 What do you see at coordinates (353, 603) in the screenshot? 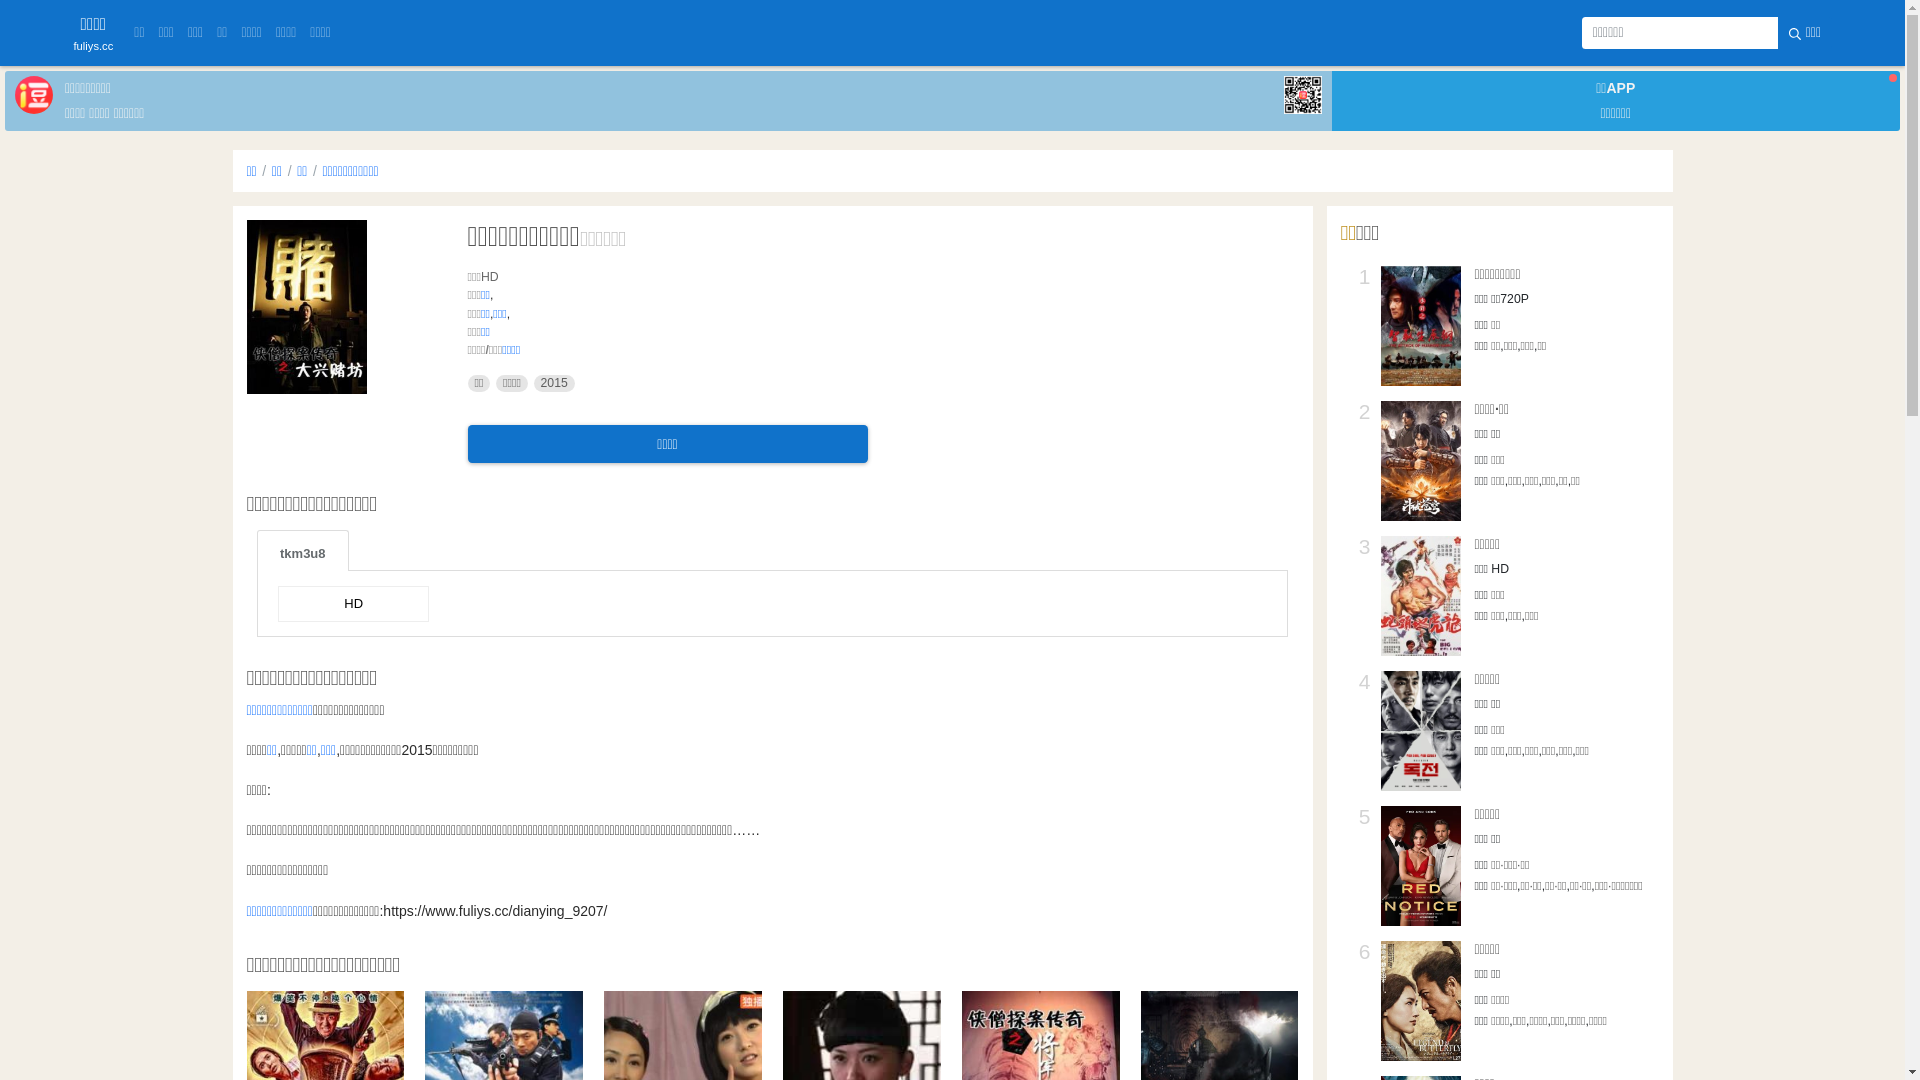
I see `'HD'` at bounding box center [353, 603].